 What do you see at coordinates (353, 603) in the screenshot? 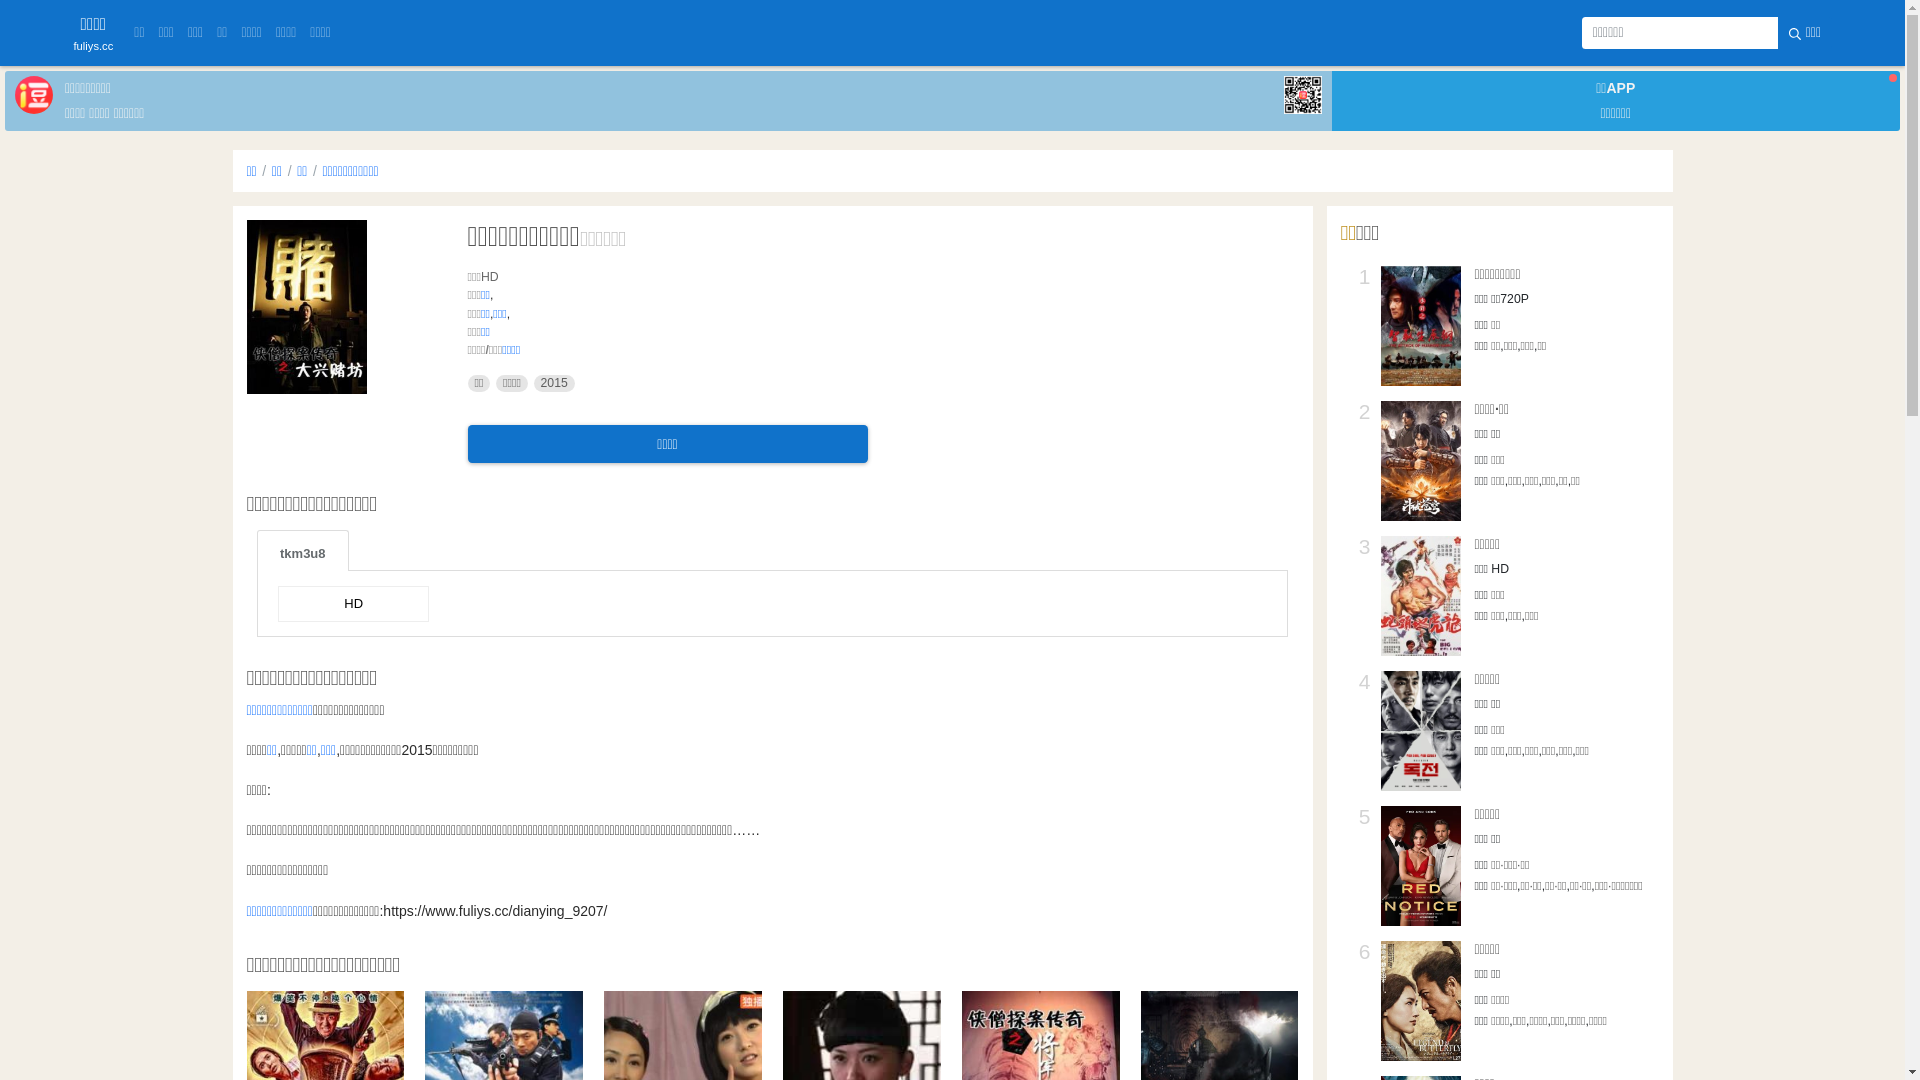
I see `'HD'` at bounding box center [353, 603].